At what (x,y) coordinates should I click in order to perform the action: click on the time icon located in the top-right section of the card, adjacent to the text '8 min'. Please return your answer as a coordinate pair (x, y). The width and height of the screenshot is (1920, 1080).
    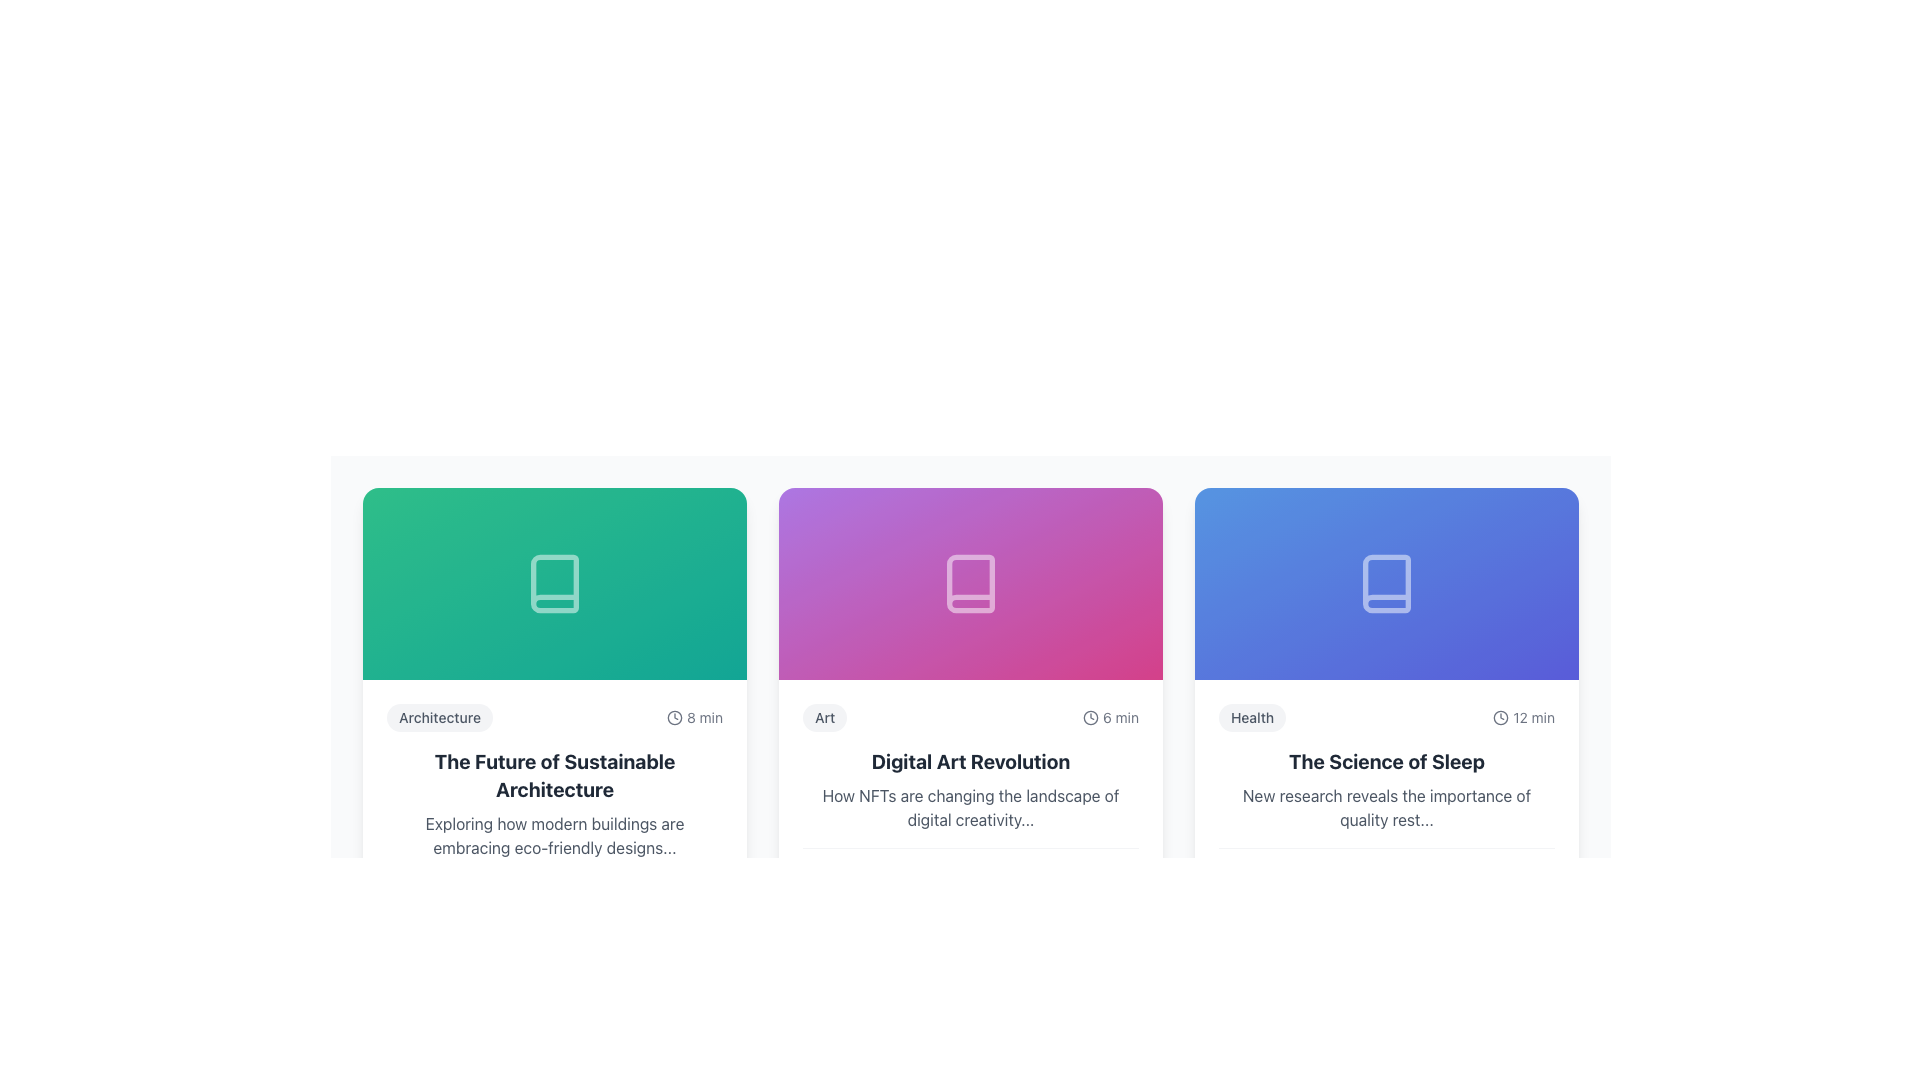
    Looking at the image, I should click on (675, 716).